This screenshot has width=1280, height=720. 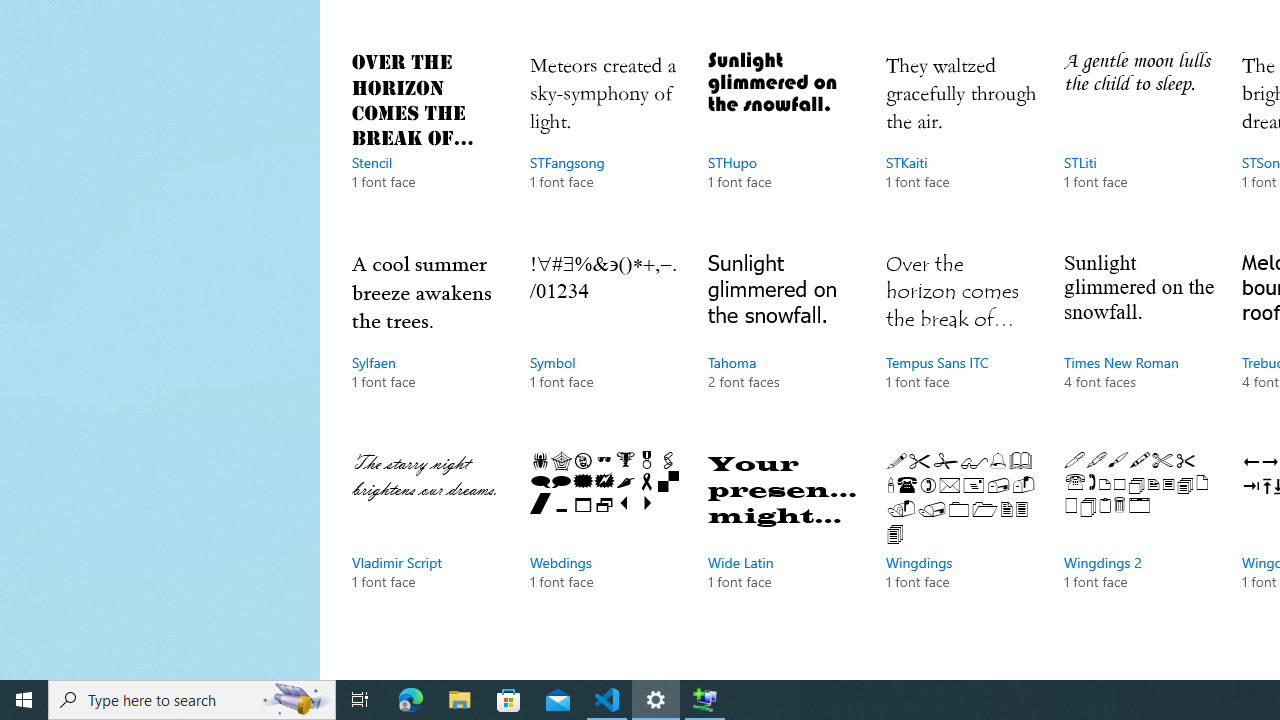 I want to click on 'Tempus Sans ITC, 1 font face', so click(x=961, y=339).